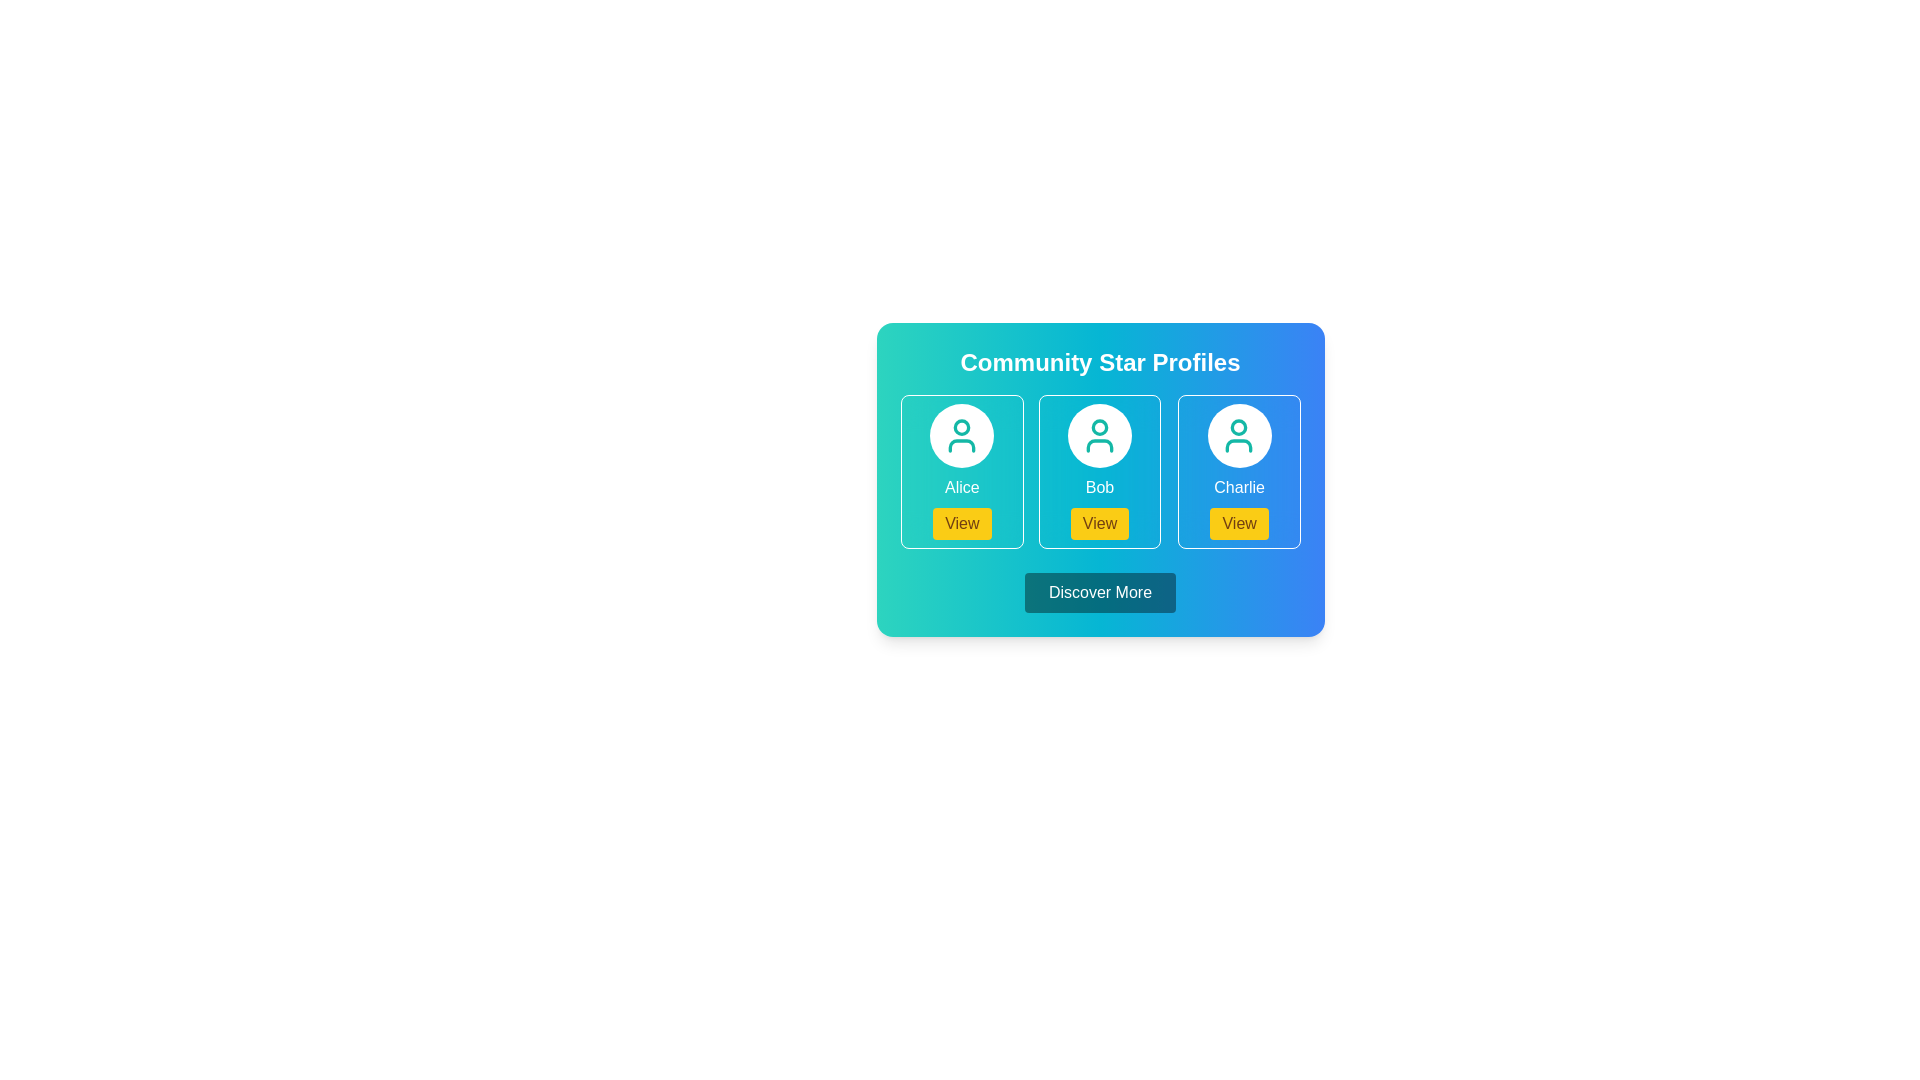  What do you see at coordinates (1099, 434) in the screenshot?
I see `the user profile indicator icon for 'Bob', which is visually represented in a circular white background in the 'Community Star Profiles' section` at bounding box center [1099, 434].